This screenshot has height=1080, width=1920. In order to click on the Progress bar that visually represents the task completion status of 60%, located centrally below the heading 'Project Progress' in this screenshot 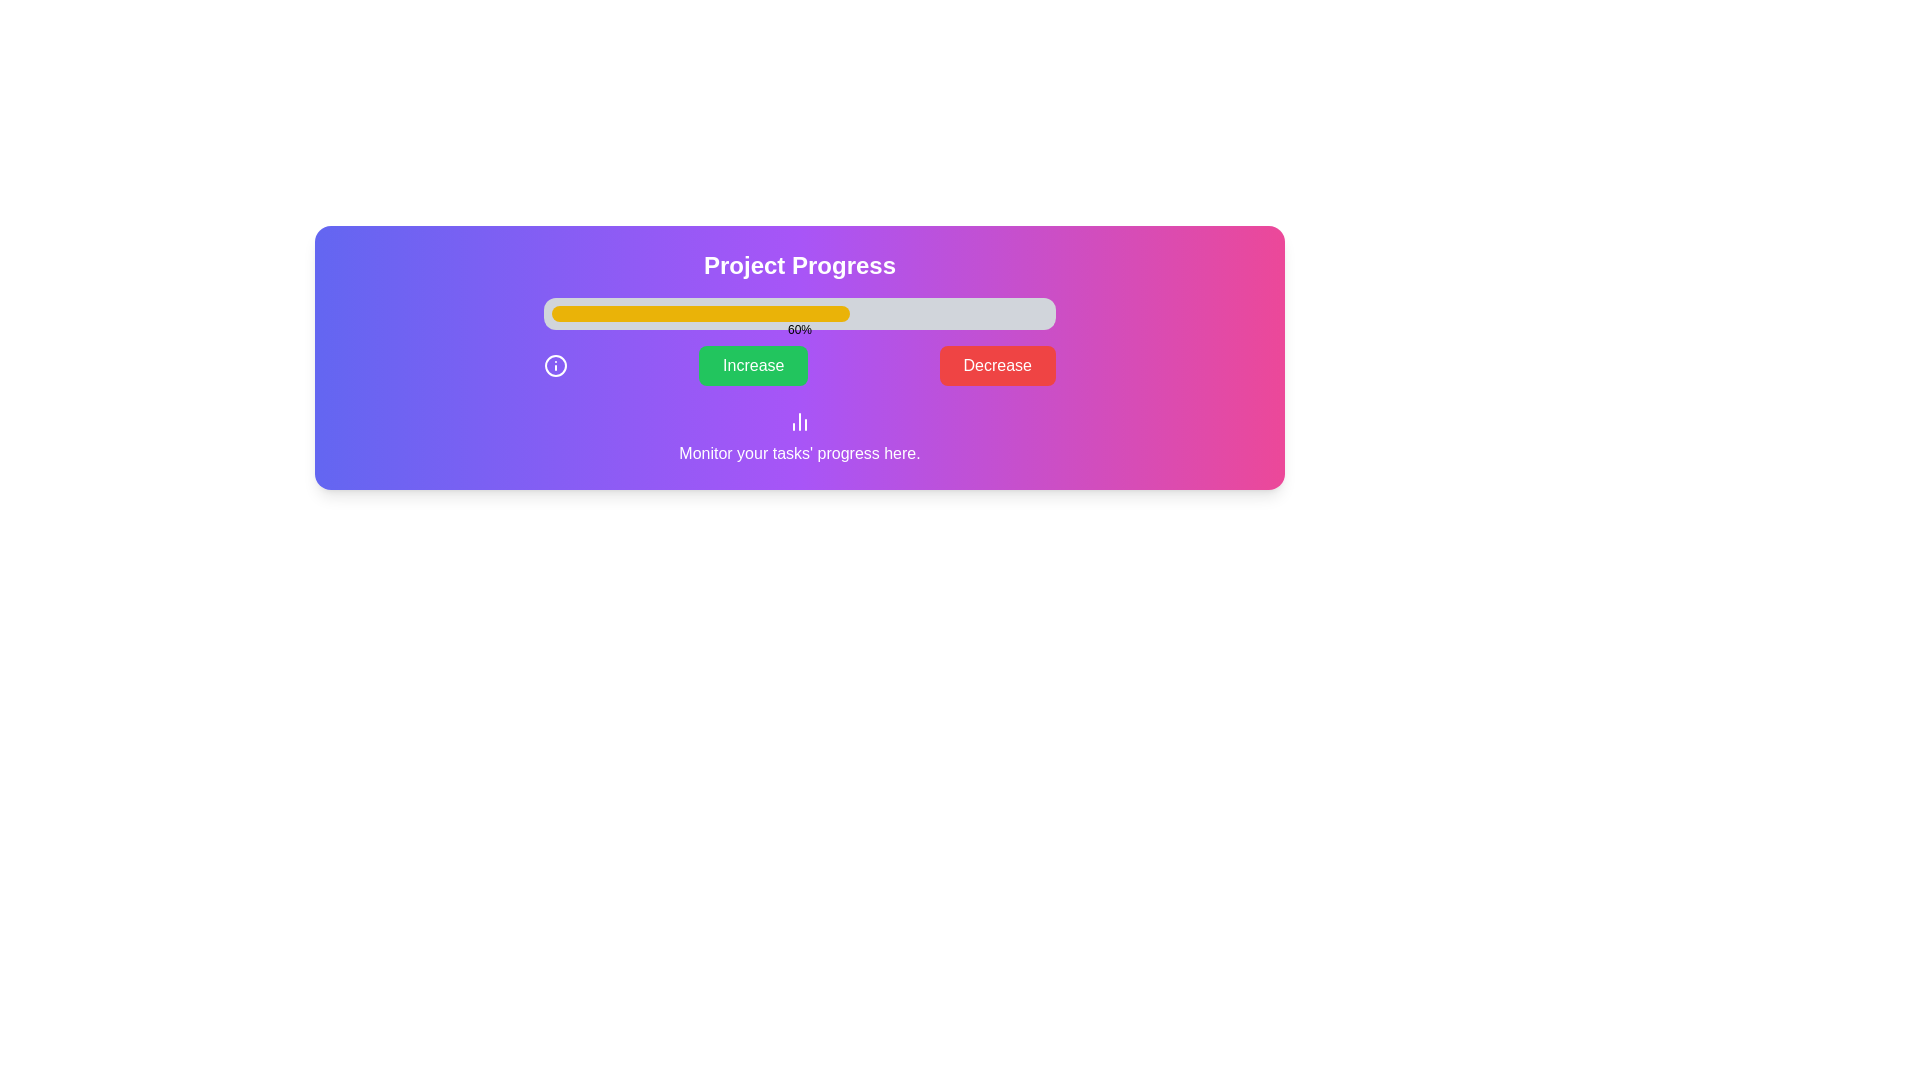, I will do `click(800, 313)`.